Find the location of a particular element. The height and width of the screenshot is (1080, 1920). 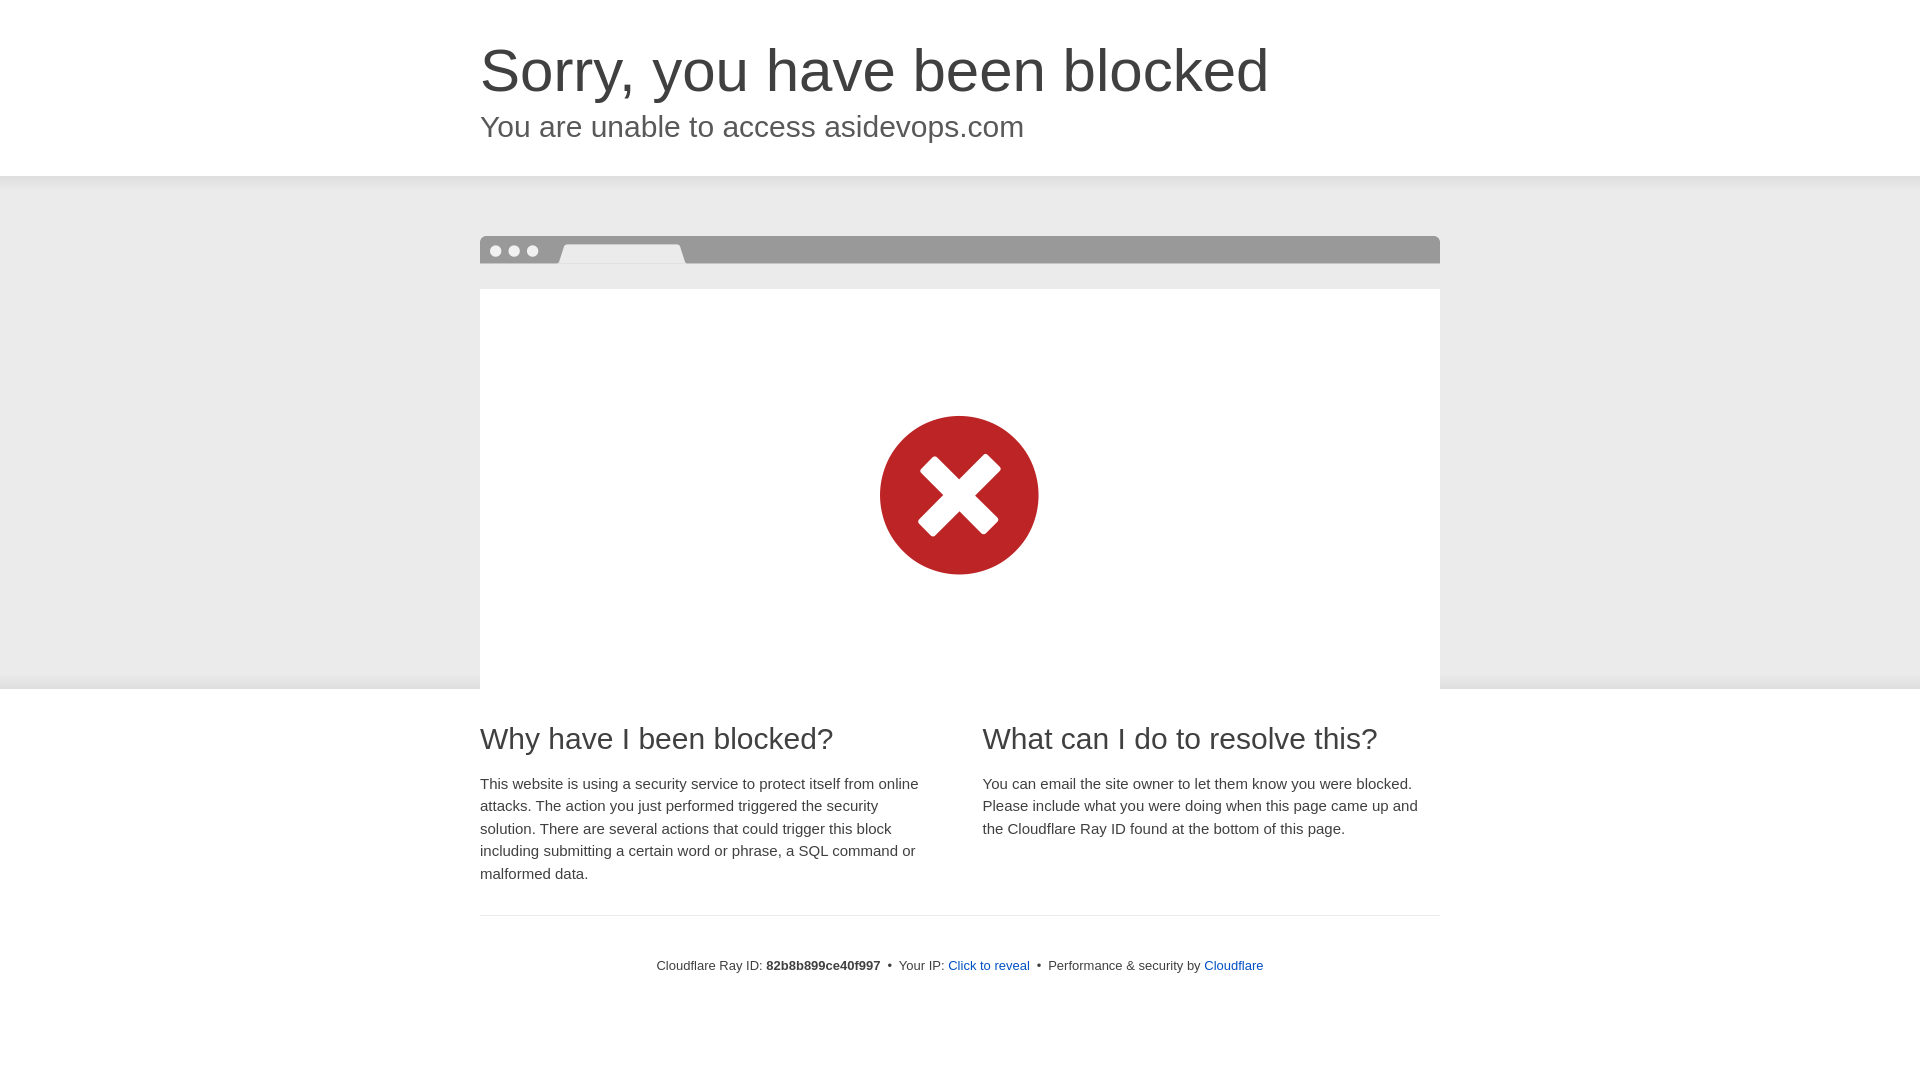

'Click to reveal' is located at coordinates (947, 964).